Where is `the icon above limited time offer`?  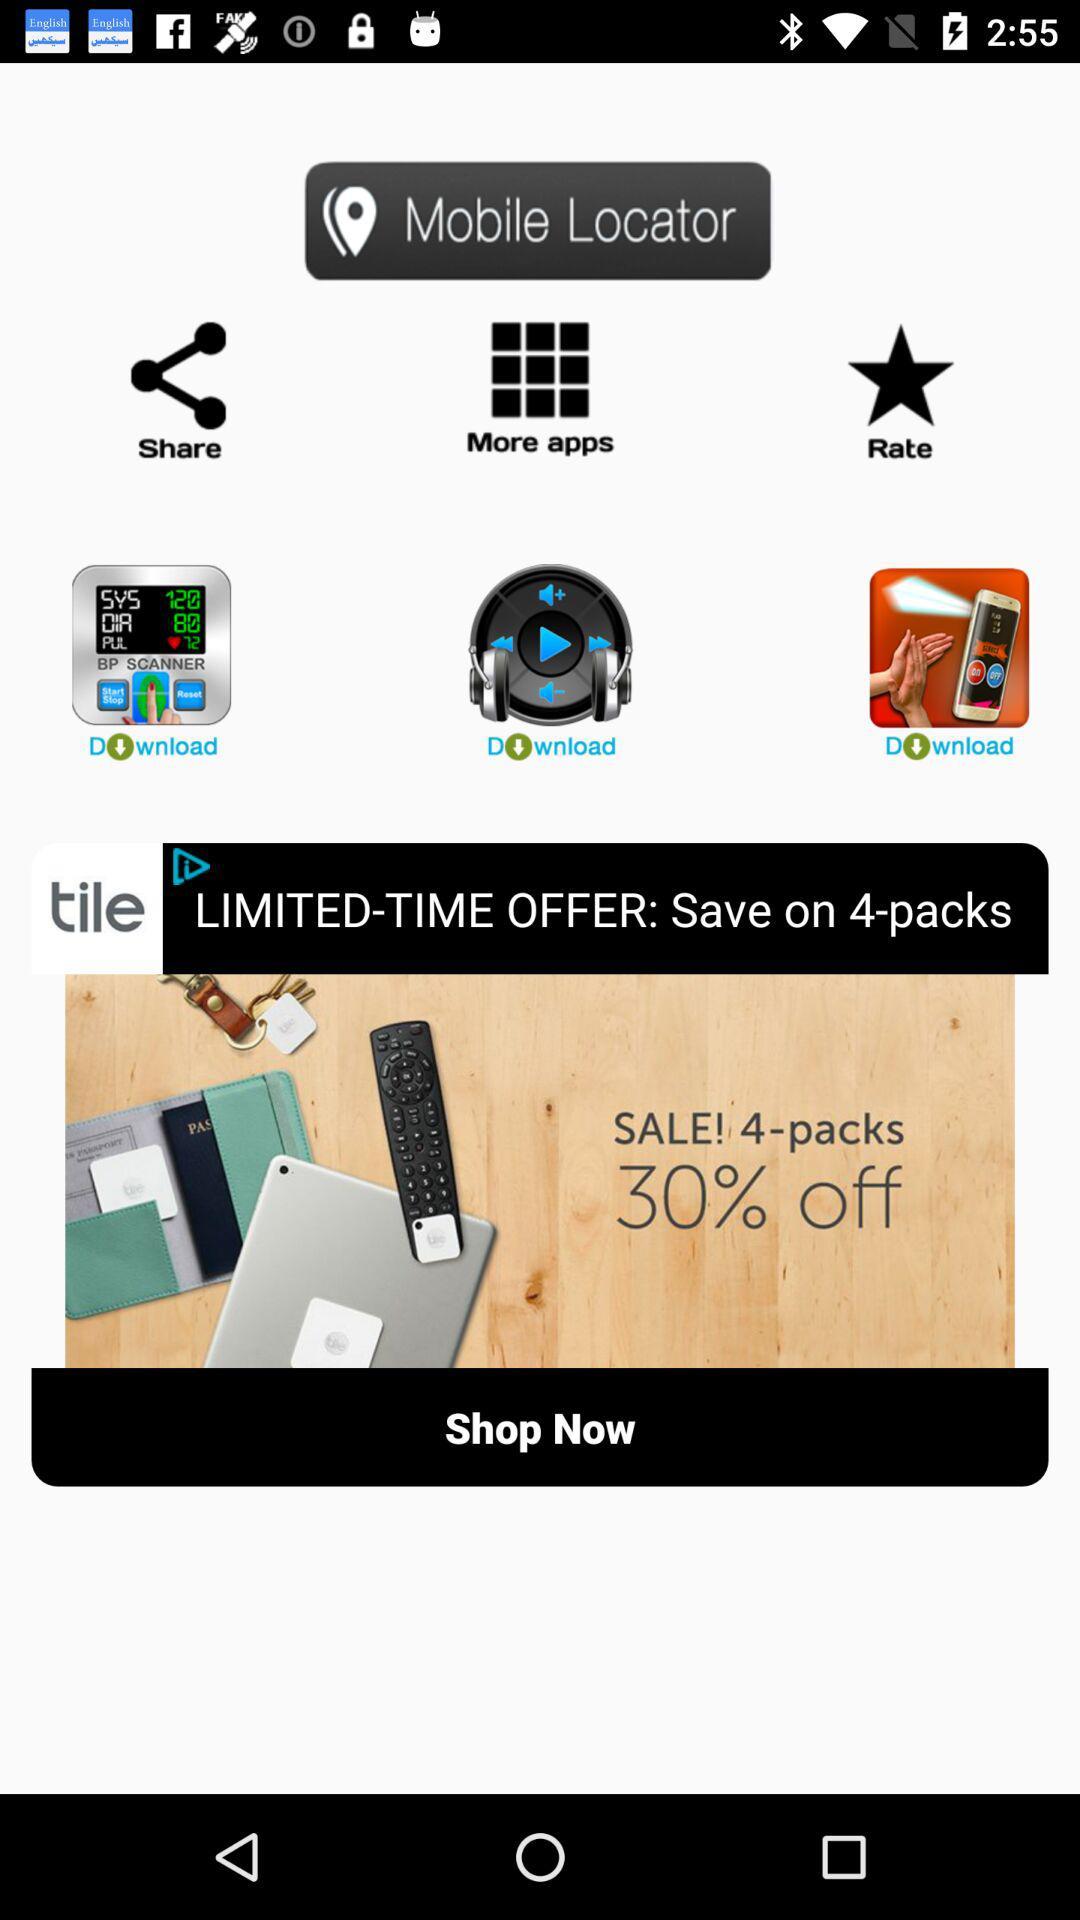 the icon above limited time offer is located at coordinates (540, 653).